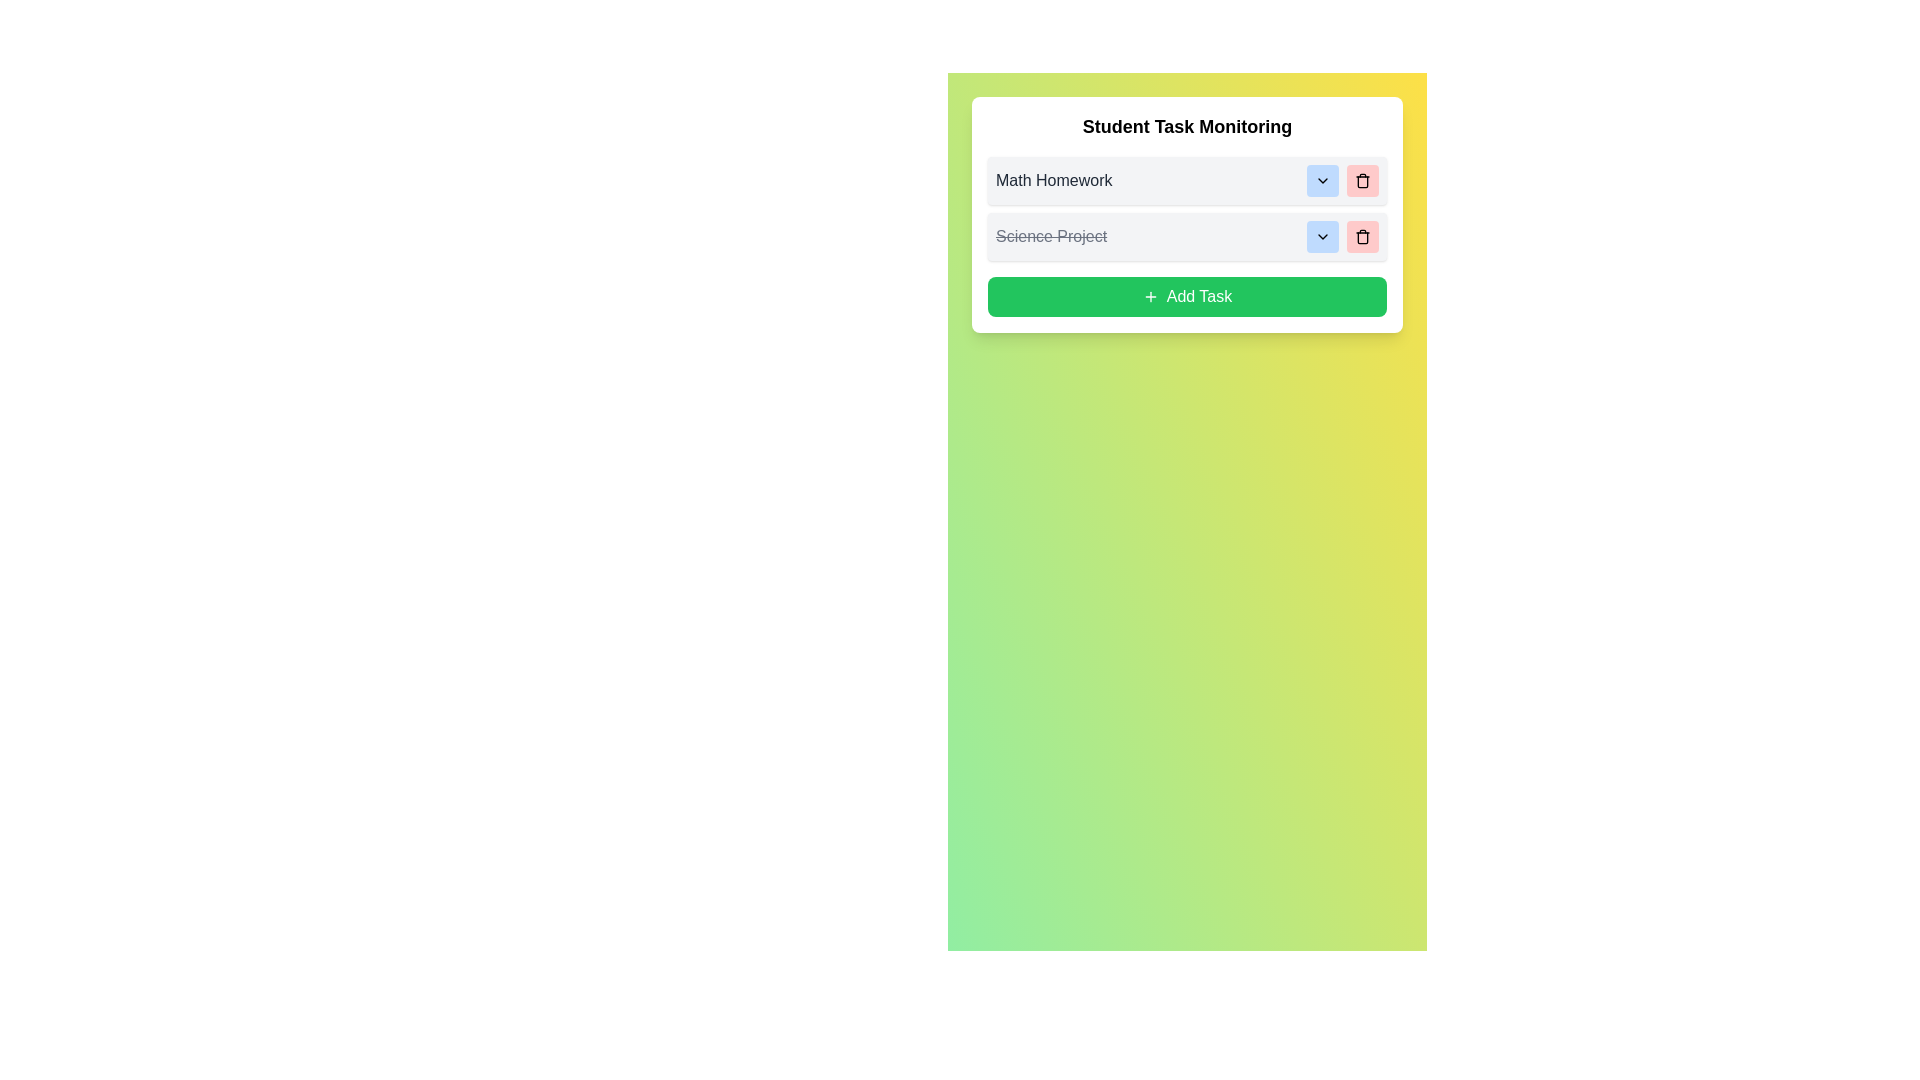 The height and width of the screenshot is (1080, 1920). What do you see at coordinates (1050, 235) in the screenshot?
I see `the text label displaying 'Science Project' with a strikethrough style, indicating a completed task, located in the central interface area under the 'Math Homework' element` at bounding box center [1050, 235].